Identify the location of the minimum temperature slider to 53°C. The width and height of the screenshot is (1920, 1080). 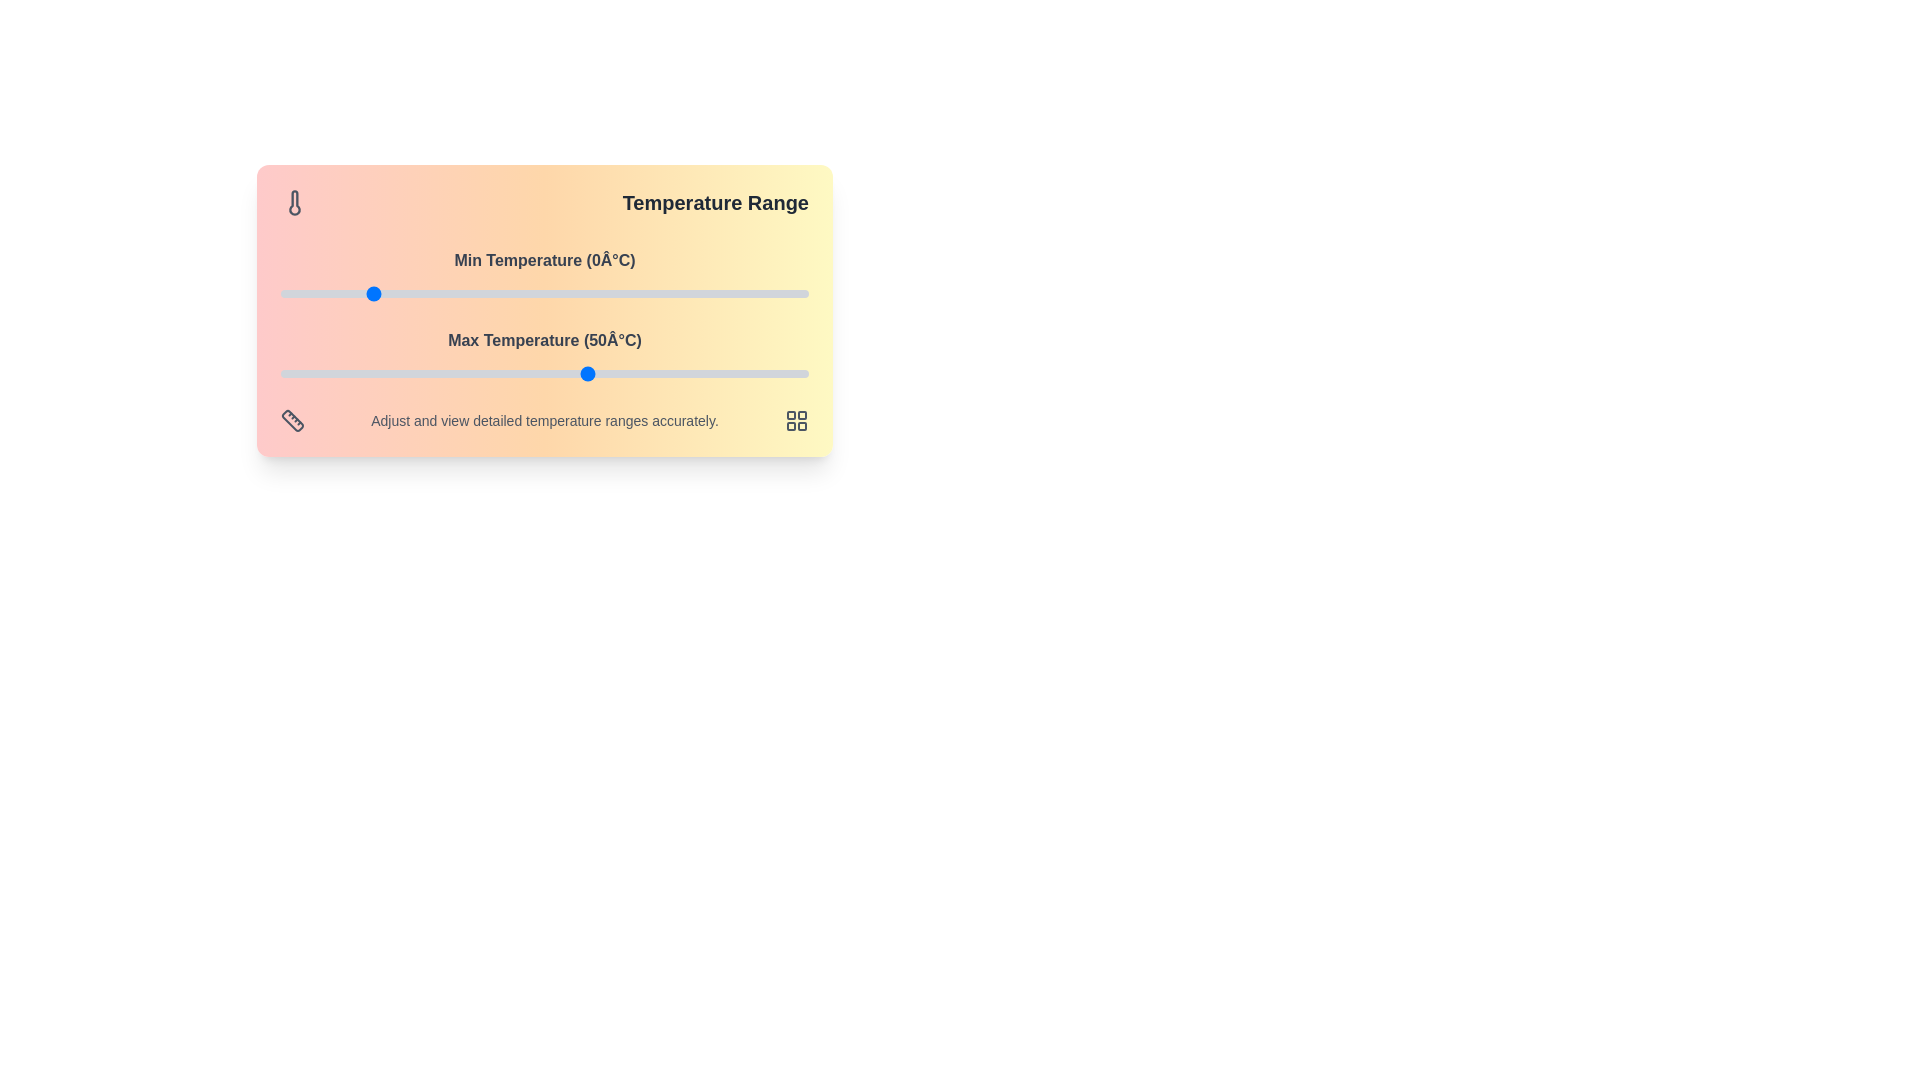
(601, 293).